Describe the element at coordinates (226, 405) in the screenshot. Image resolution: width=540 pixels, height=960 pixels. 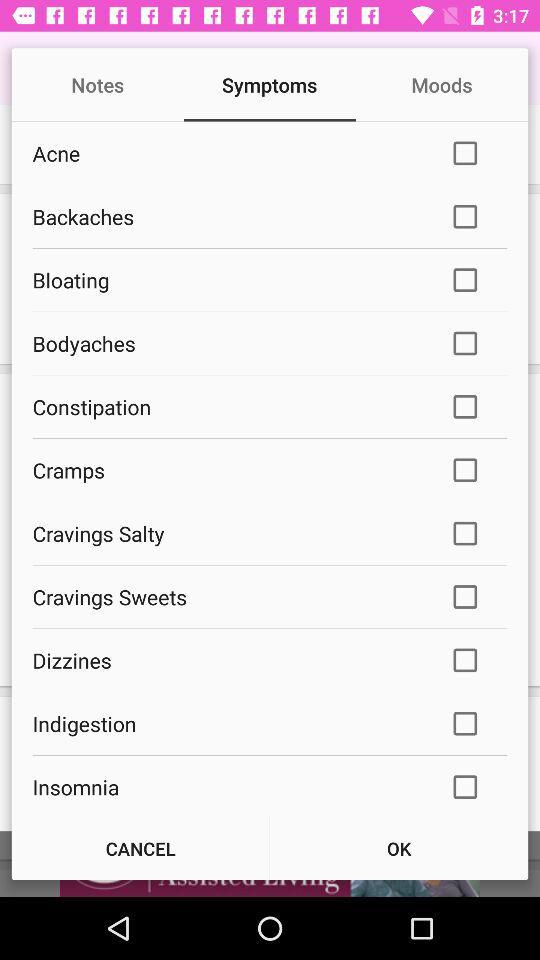
I see `icon above cramps` at that location.